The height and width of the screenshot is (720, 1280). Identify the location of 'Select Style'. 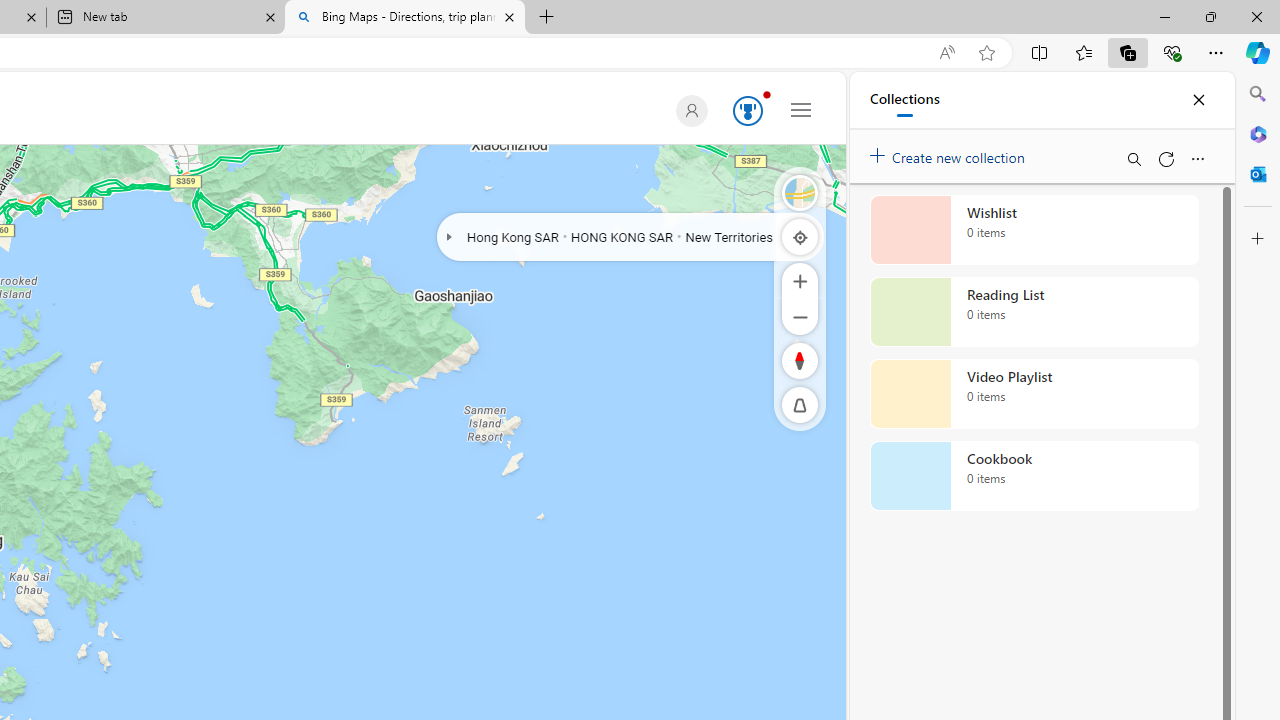
(800, 192).